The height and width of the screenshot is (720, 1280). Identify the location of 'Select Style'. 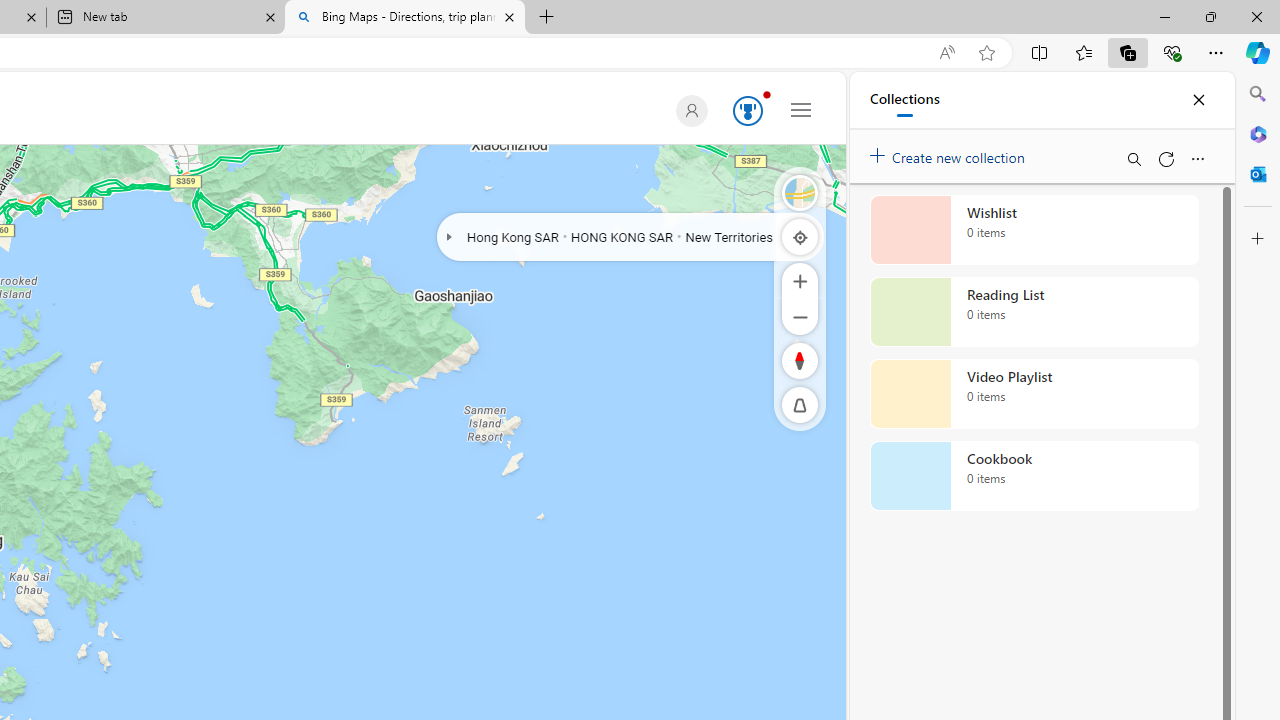
(800, 192).